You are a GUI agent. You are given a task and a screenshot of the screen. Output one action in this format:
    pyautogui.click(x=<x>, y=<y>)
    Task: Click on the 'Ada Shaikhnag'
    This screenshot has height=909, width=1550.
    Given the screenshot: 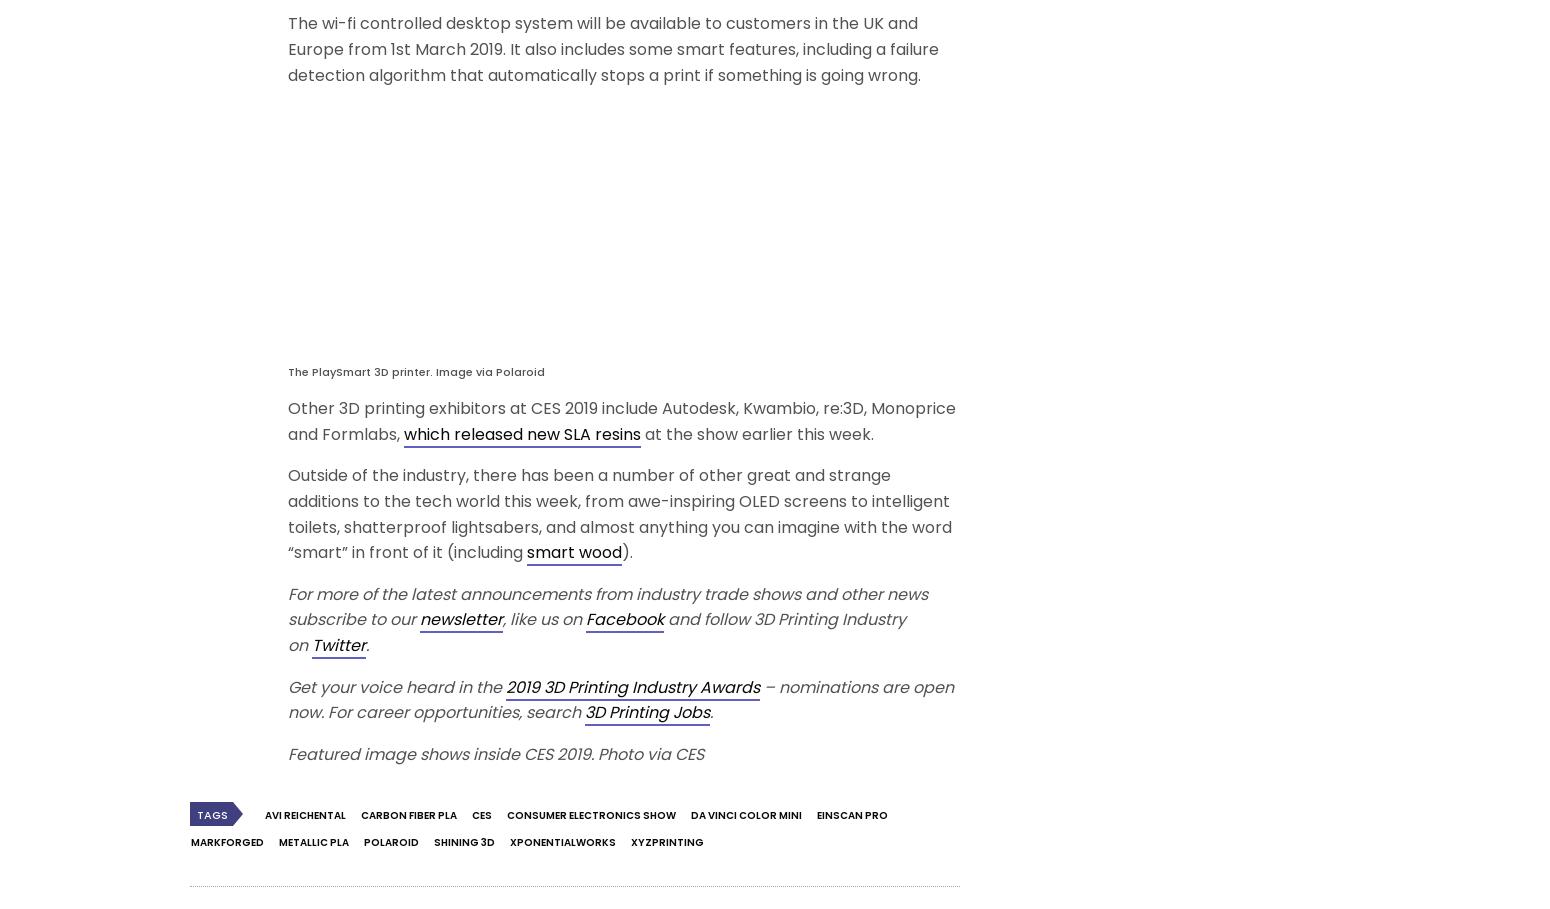 What is the action you would take?
    pyautogui.click(x=1074, y=272)
    